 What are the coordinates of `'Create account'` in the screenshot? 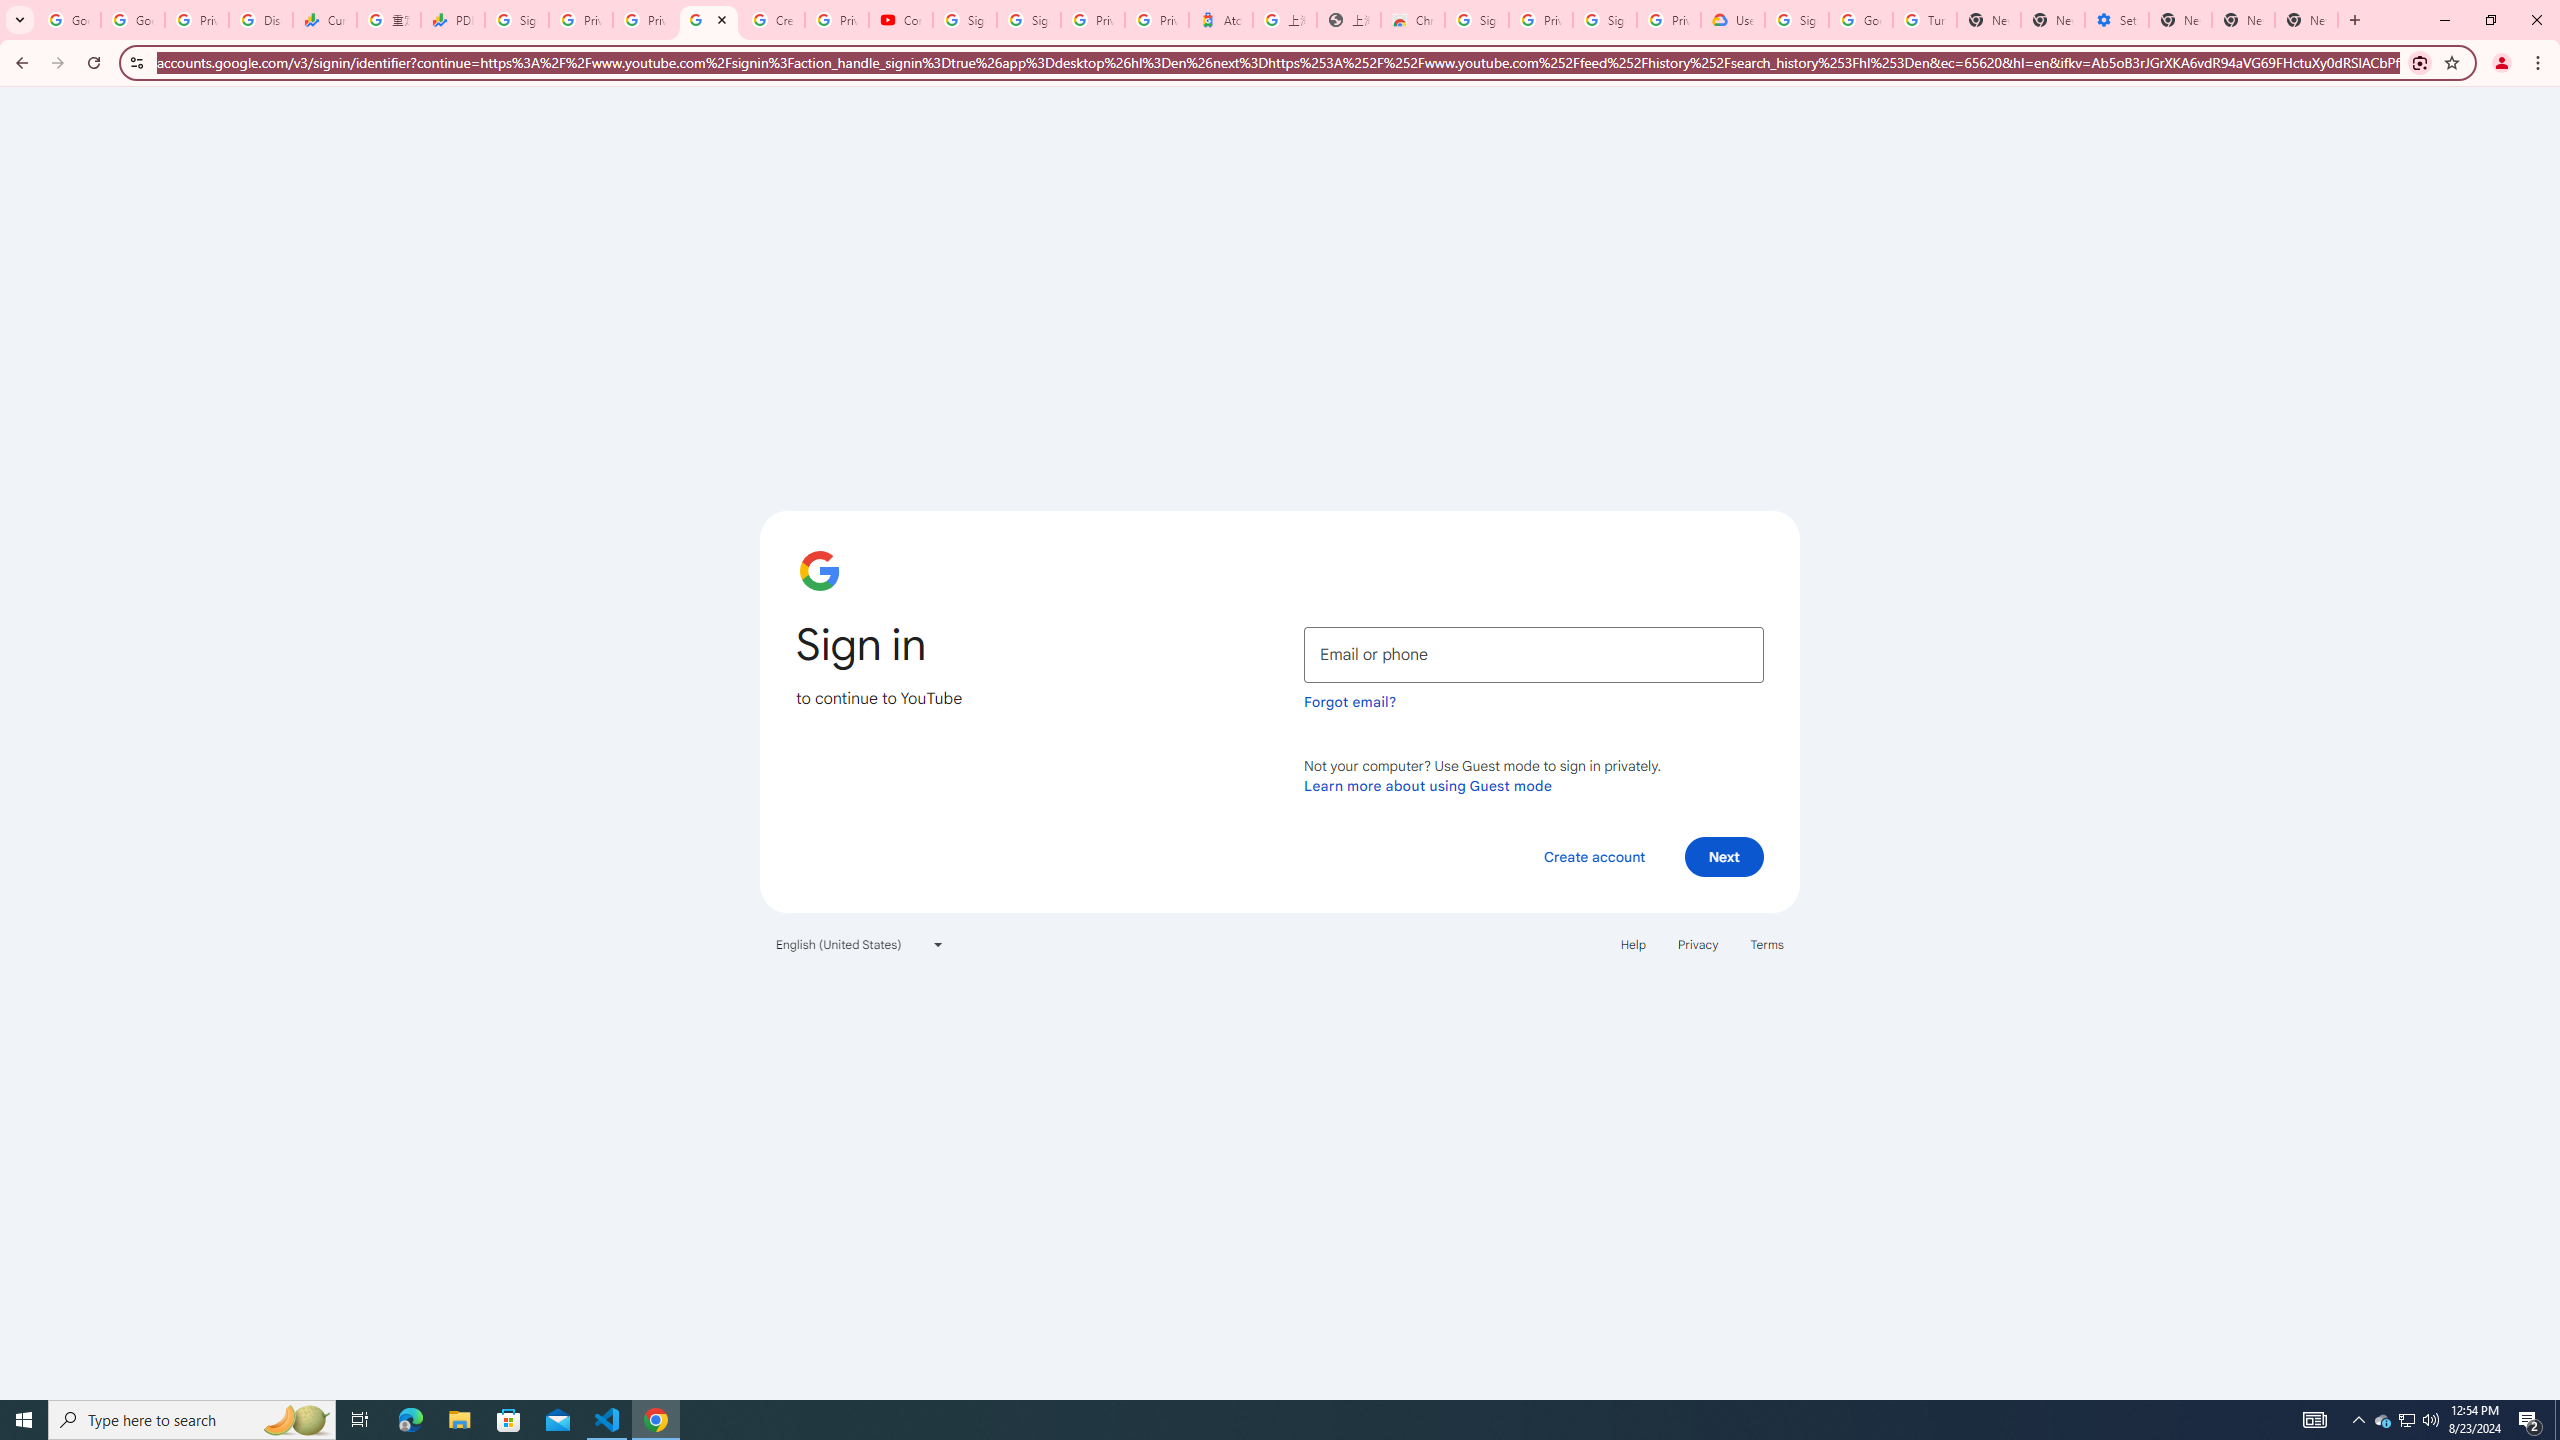 It's located at (1593, 855).